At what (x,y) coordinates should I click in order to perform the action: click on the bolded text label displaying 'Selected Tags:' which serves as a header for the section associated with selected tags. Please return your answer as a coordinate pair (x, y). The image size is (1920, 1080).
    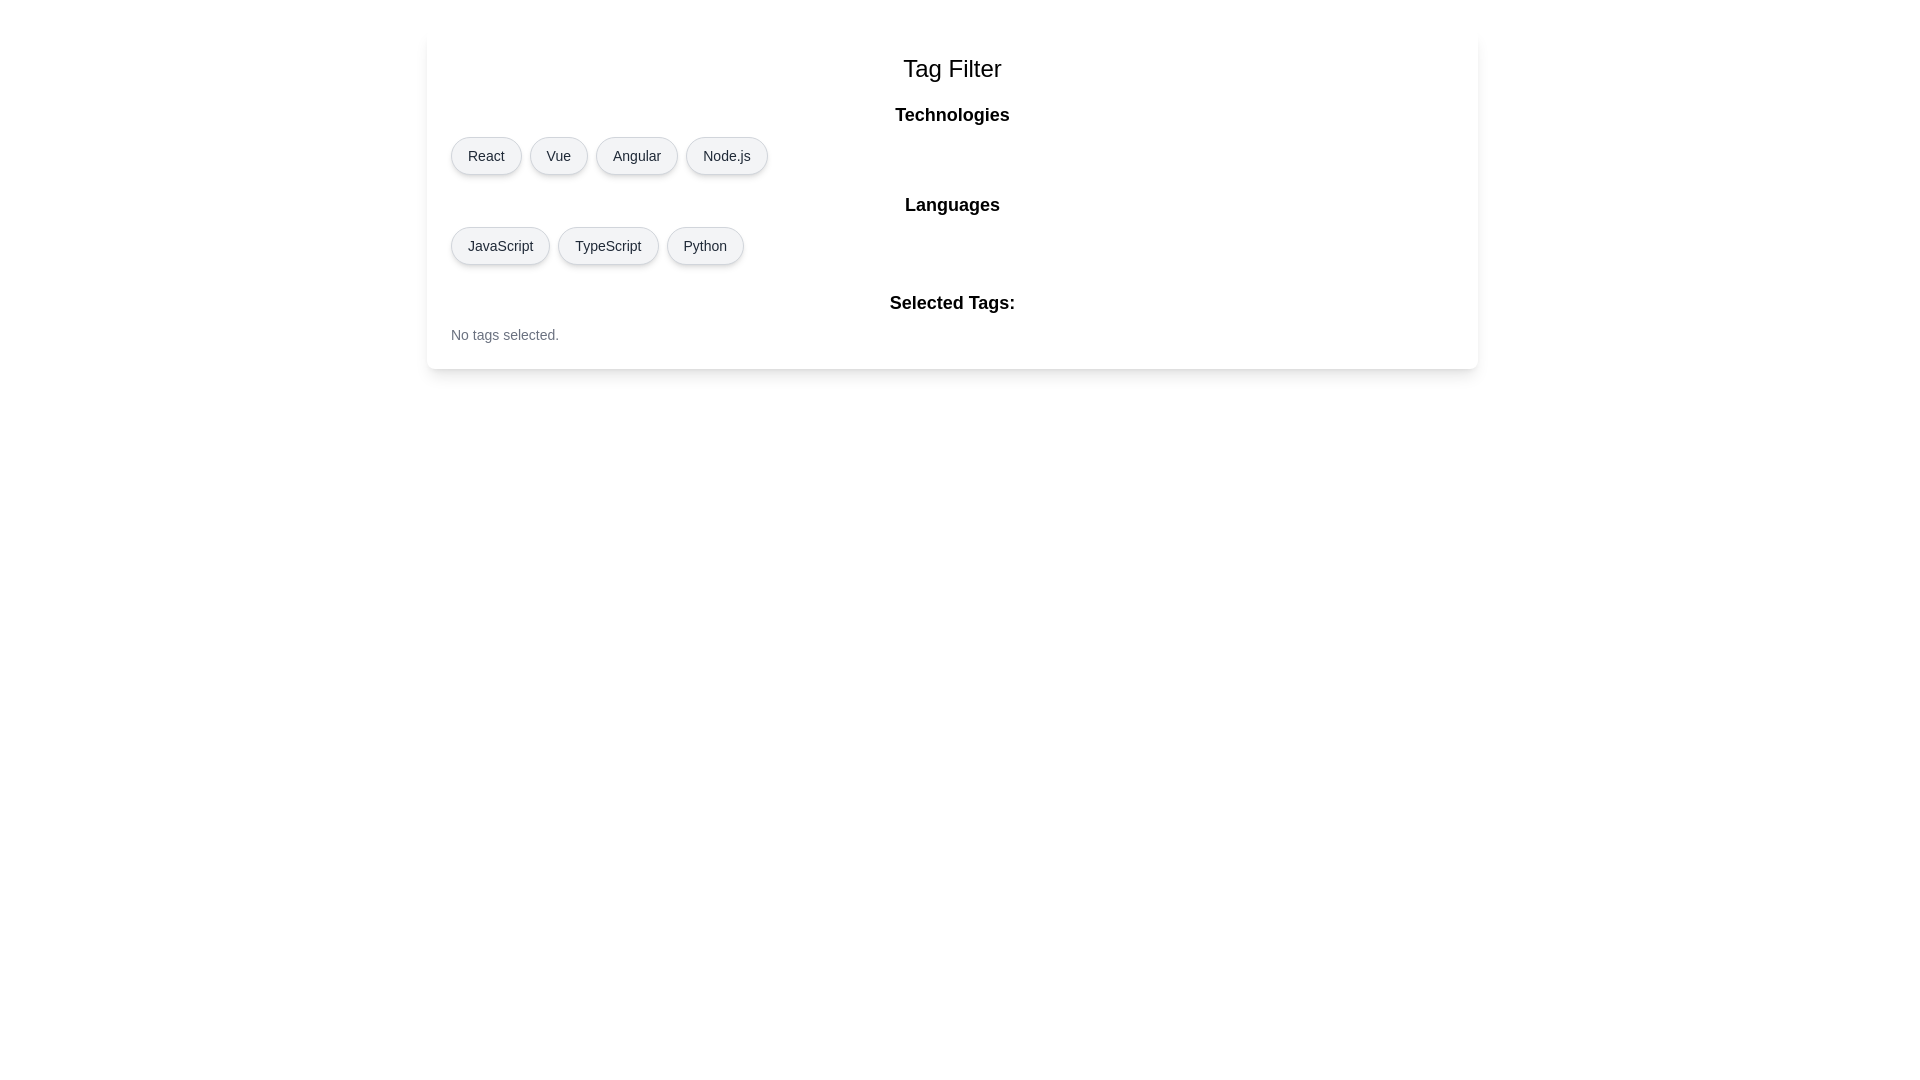
    Looking at the image, I should click on (951, 303).